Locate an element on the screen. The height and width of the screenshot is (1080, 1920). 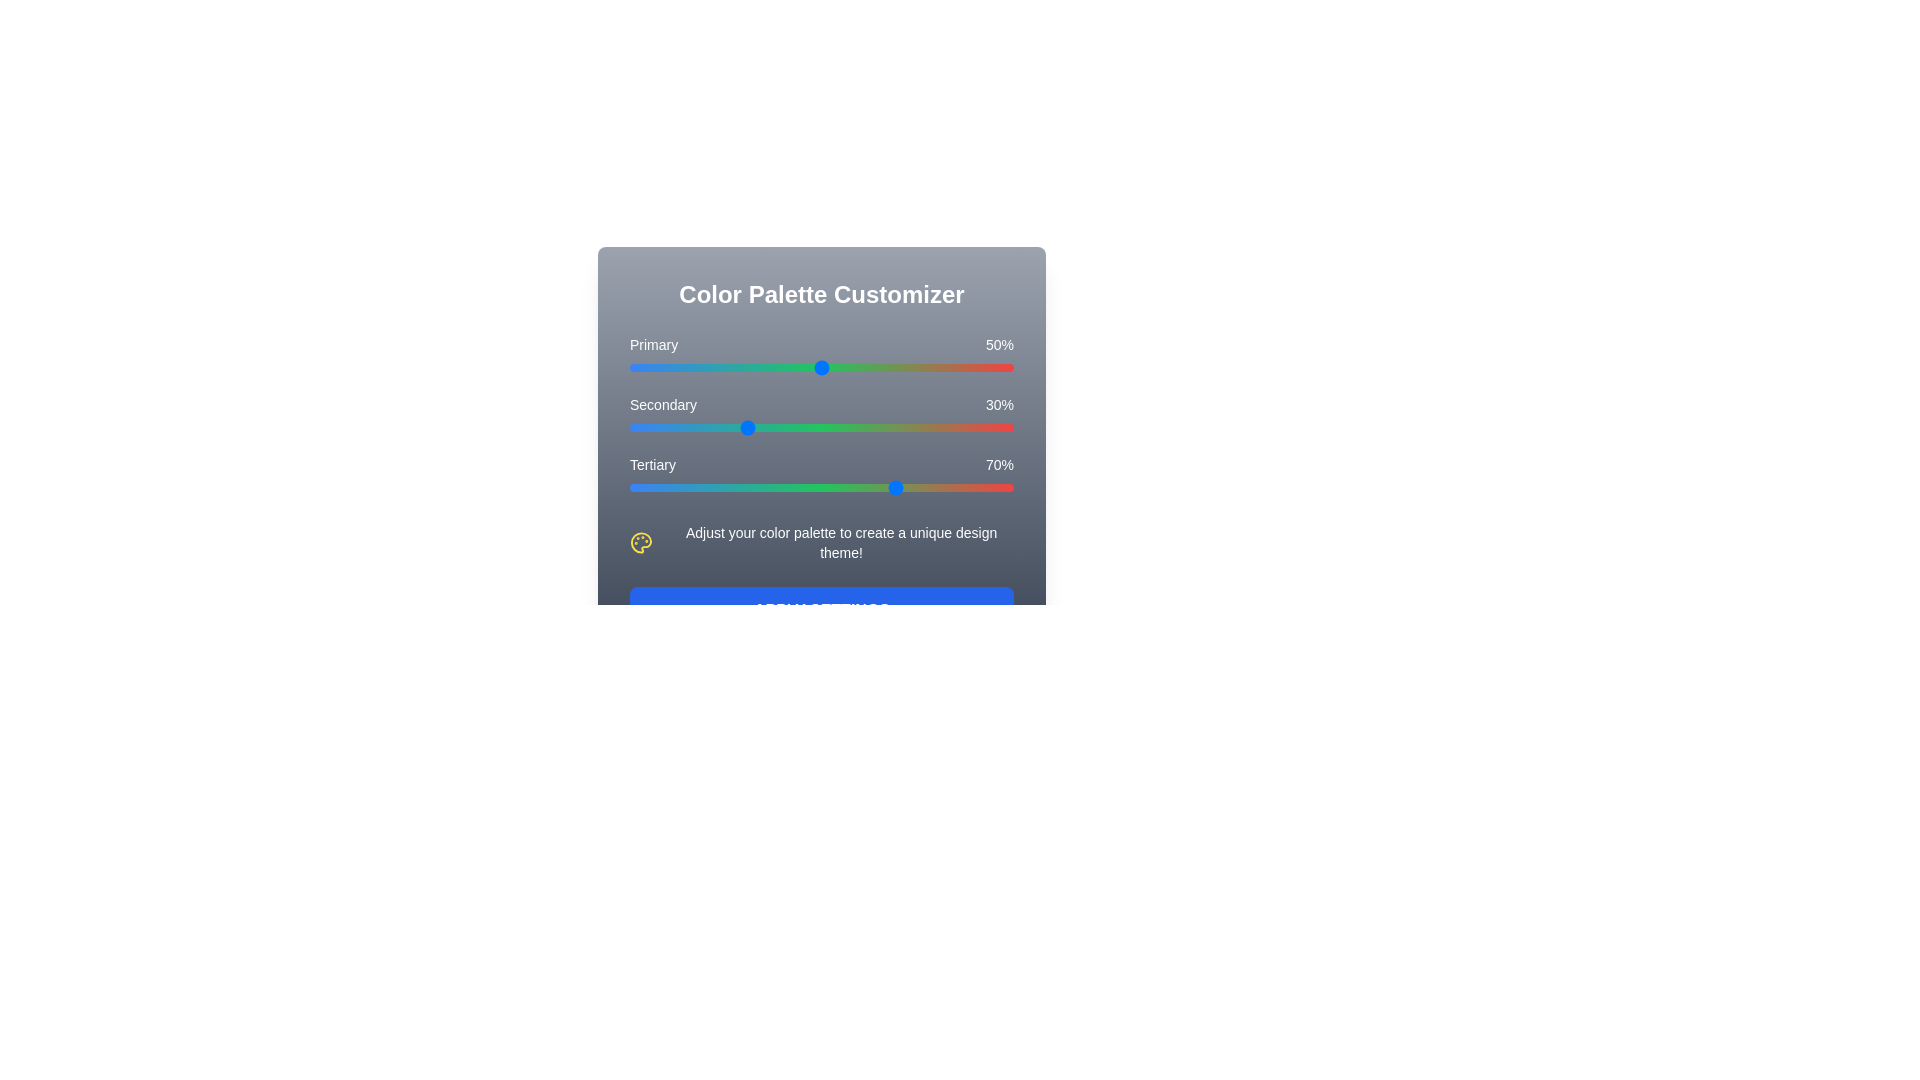
the primary color intensity is located at coordinates (901, 367).